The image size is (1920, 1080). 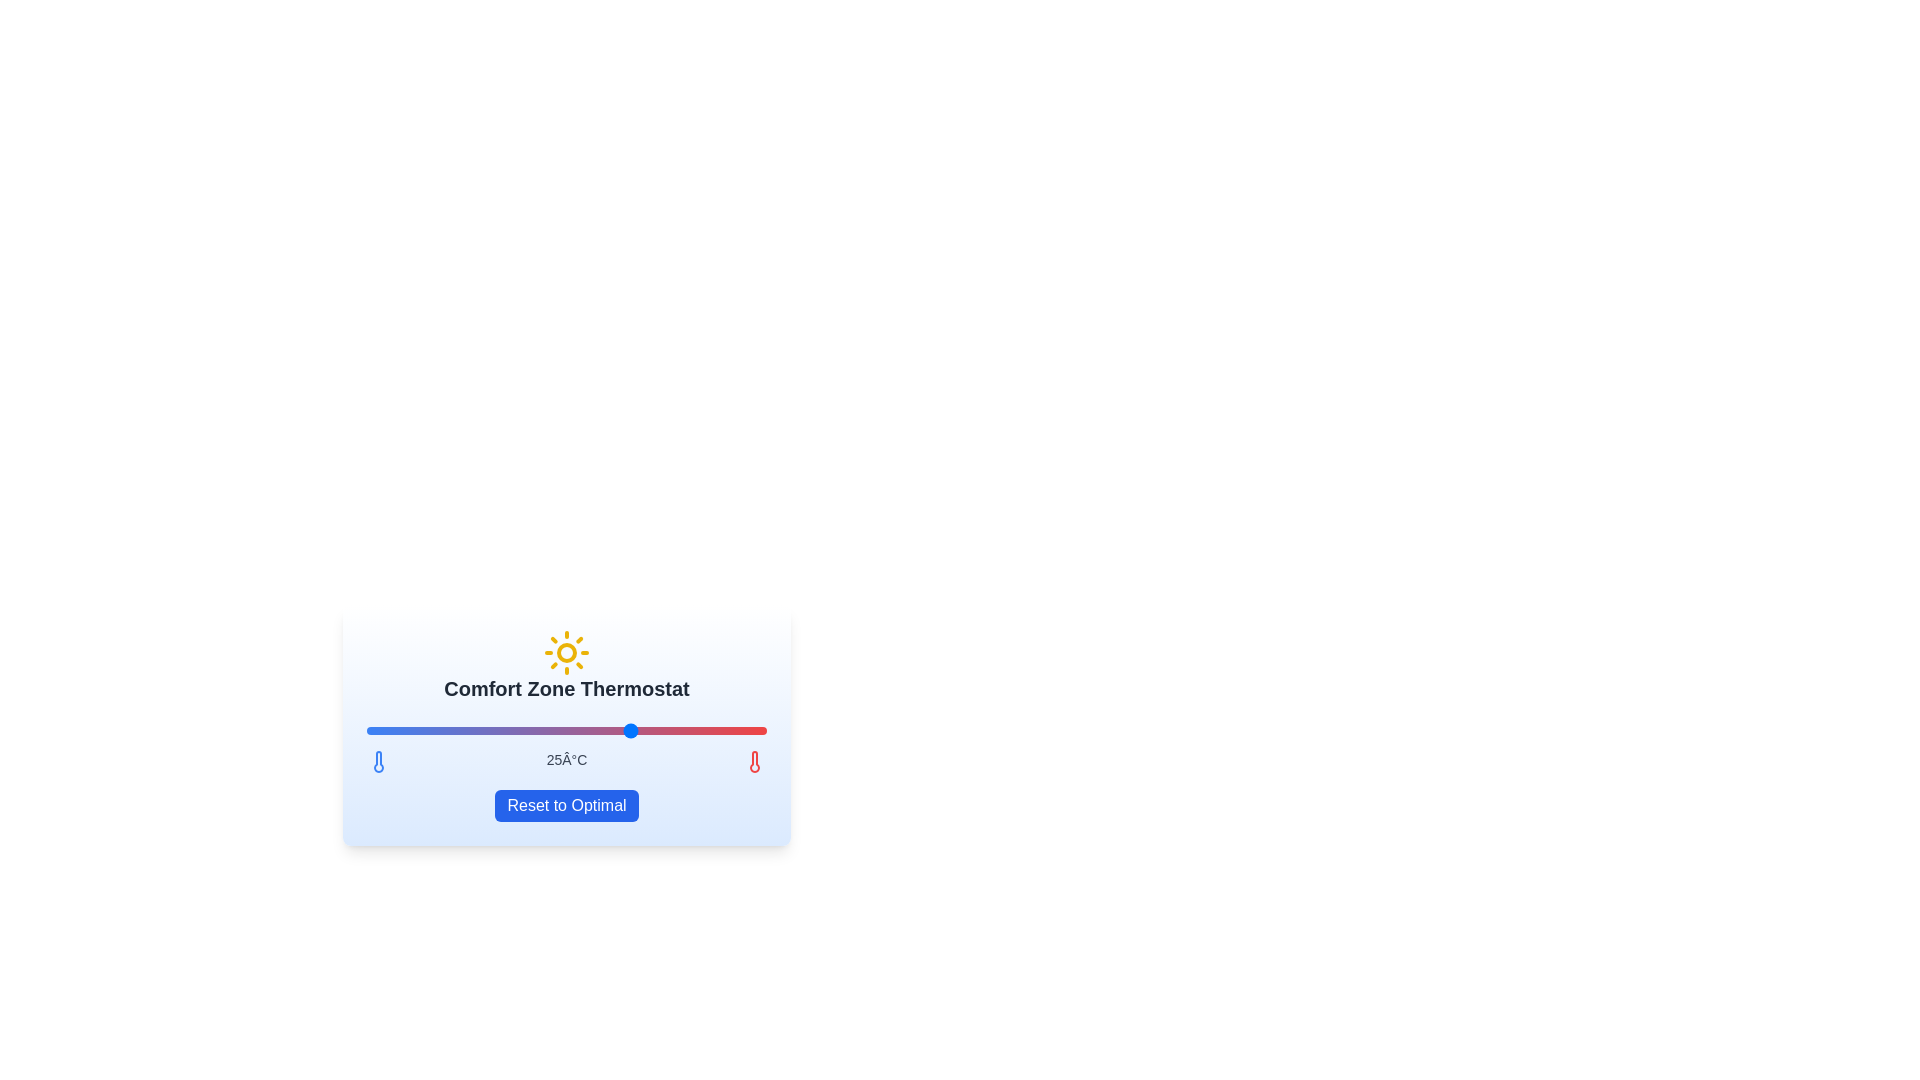 I want to click on the temperature slider to set the temperature to 25°C, so click(x=632, y=731).